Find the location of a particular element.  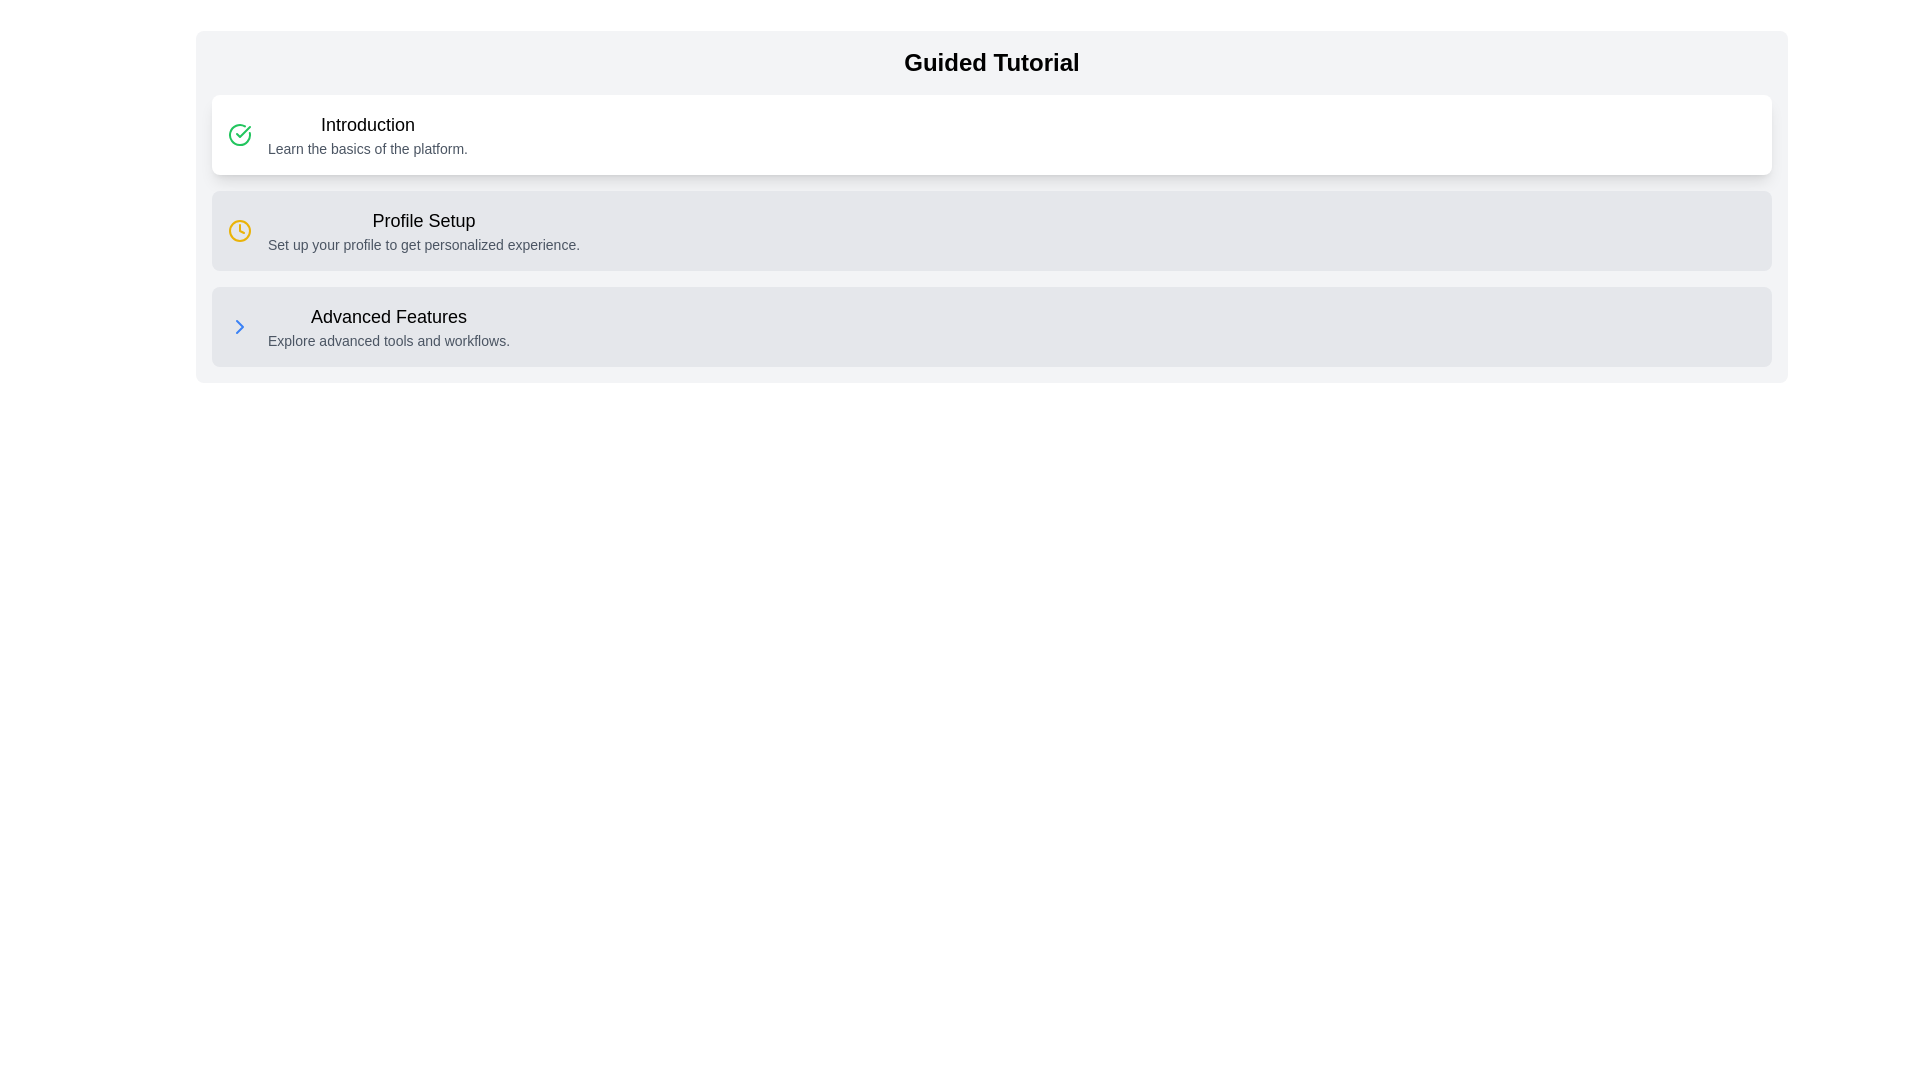

text from the title Text Label located at the top center of the box that includes sections for 'Introduction', 'Profile Setup', and 'Advanced Features' is located at coordinates (992, 61).